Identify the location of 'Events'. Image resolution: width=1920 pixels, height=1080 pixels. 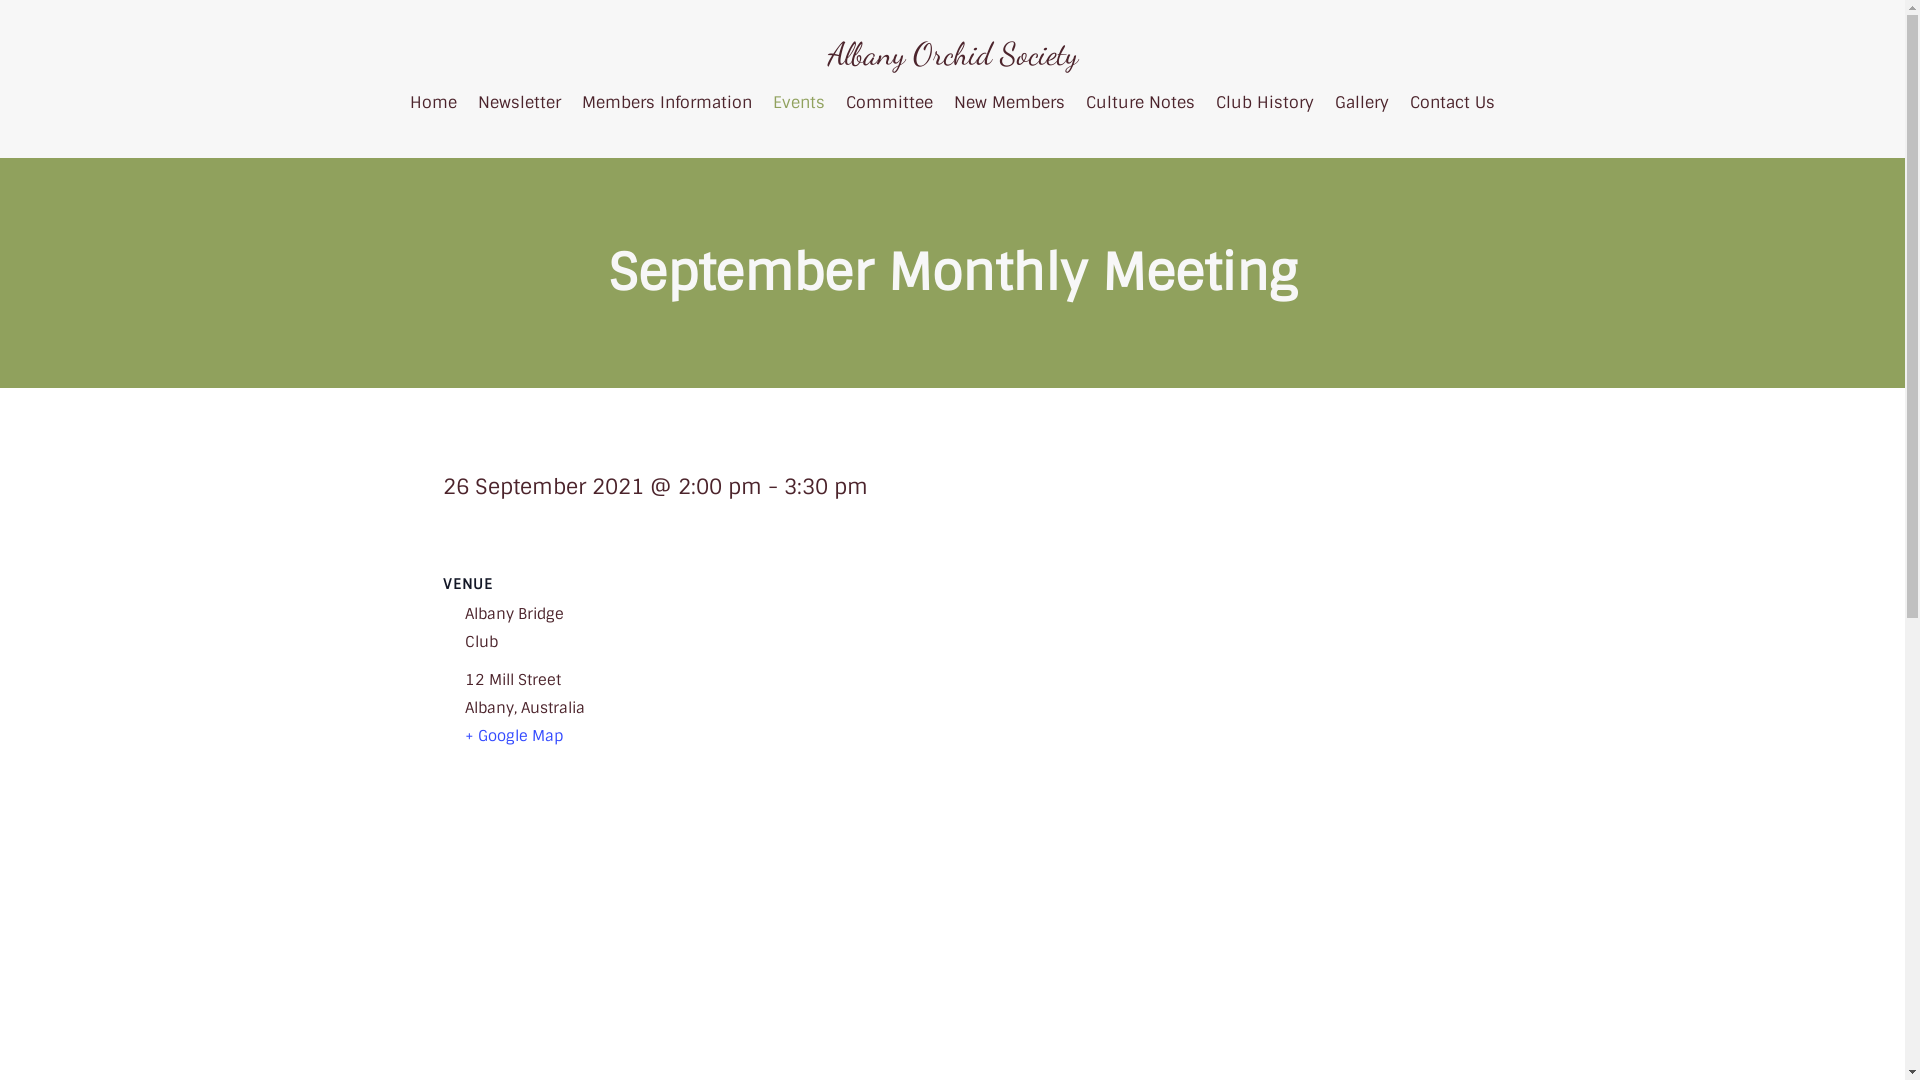
(797, 100).